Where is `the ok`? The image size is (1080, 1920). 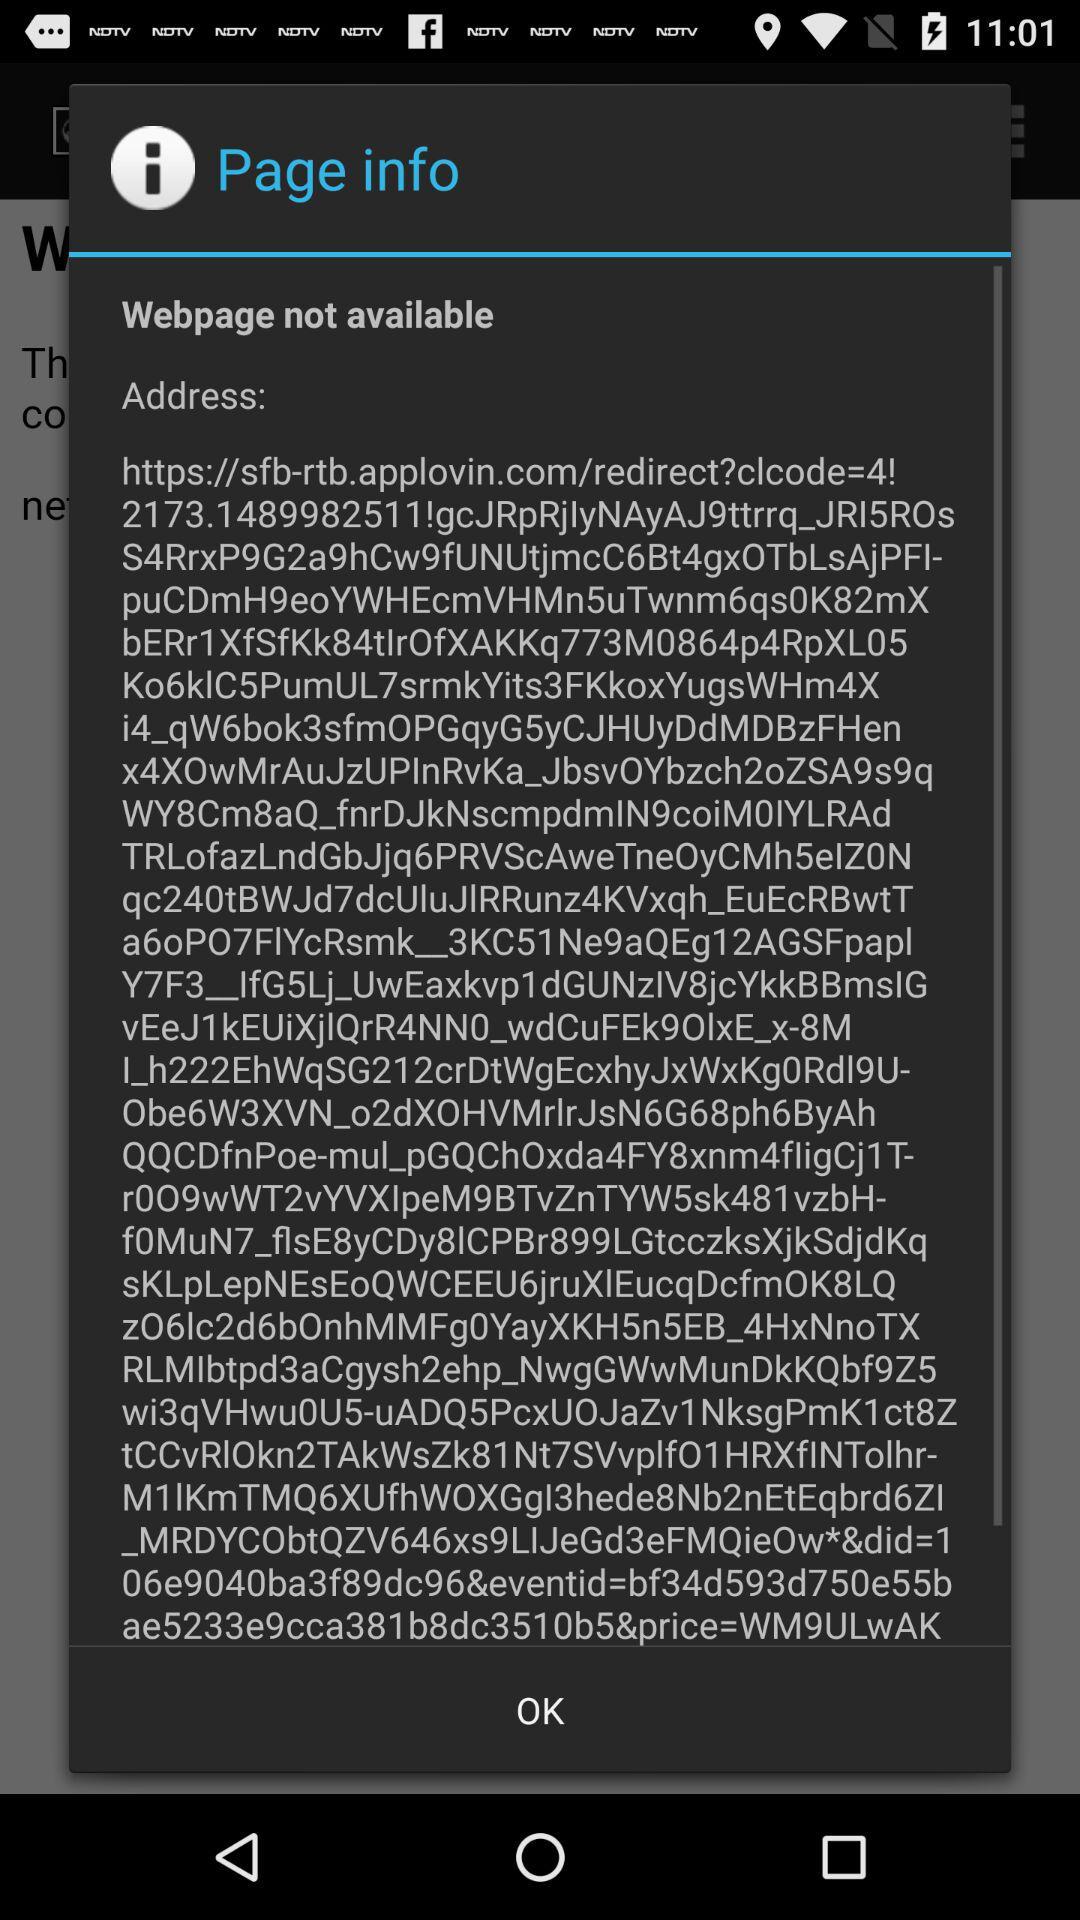 the ok is located at coordinates (540, 1708).